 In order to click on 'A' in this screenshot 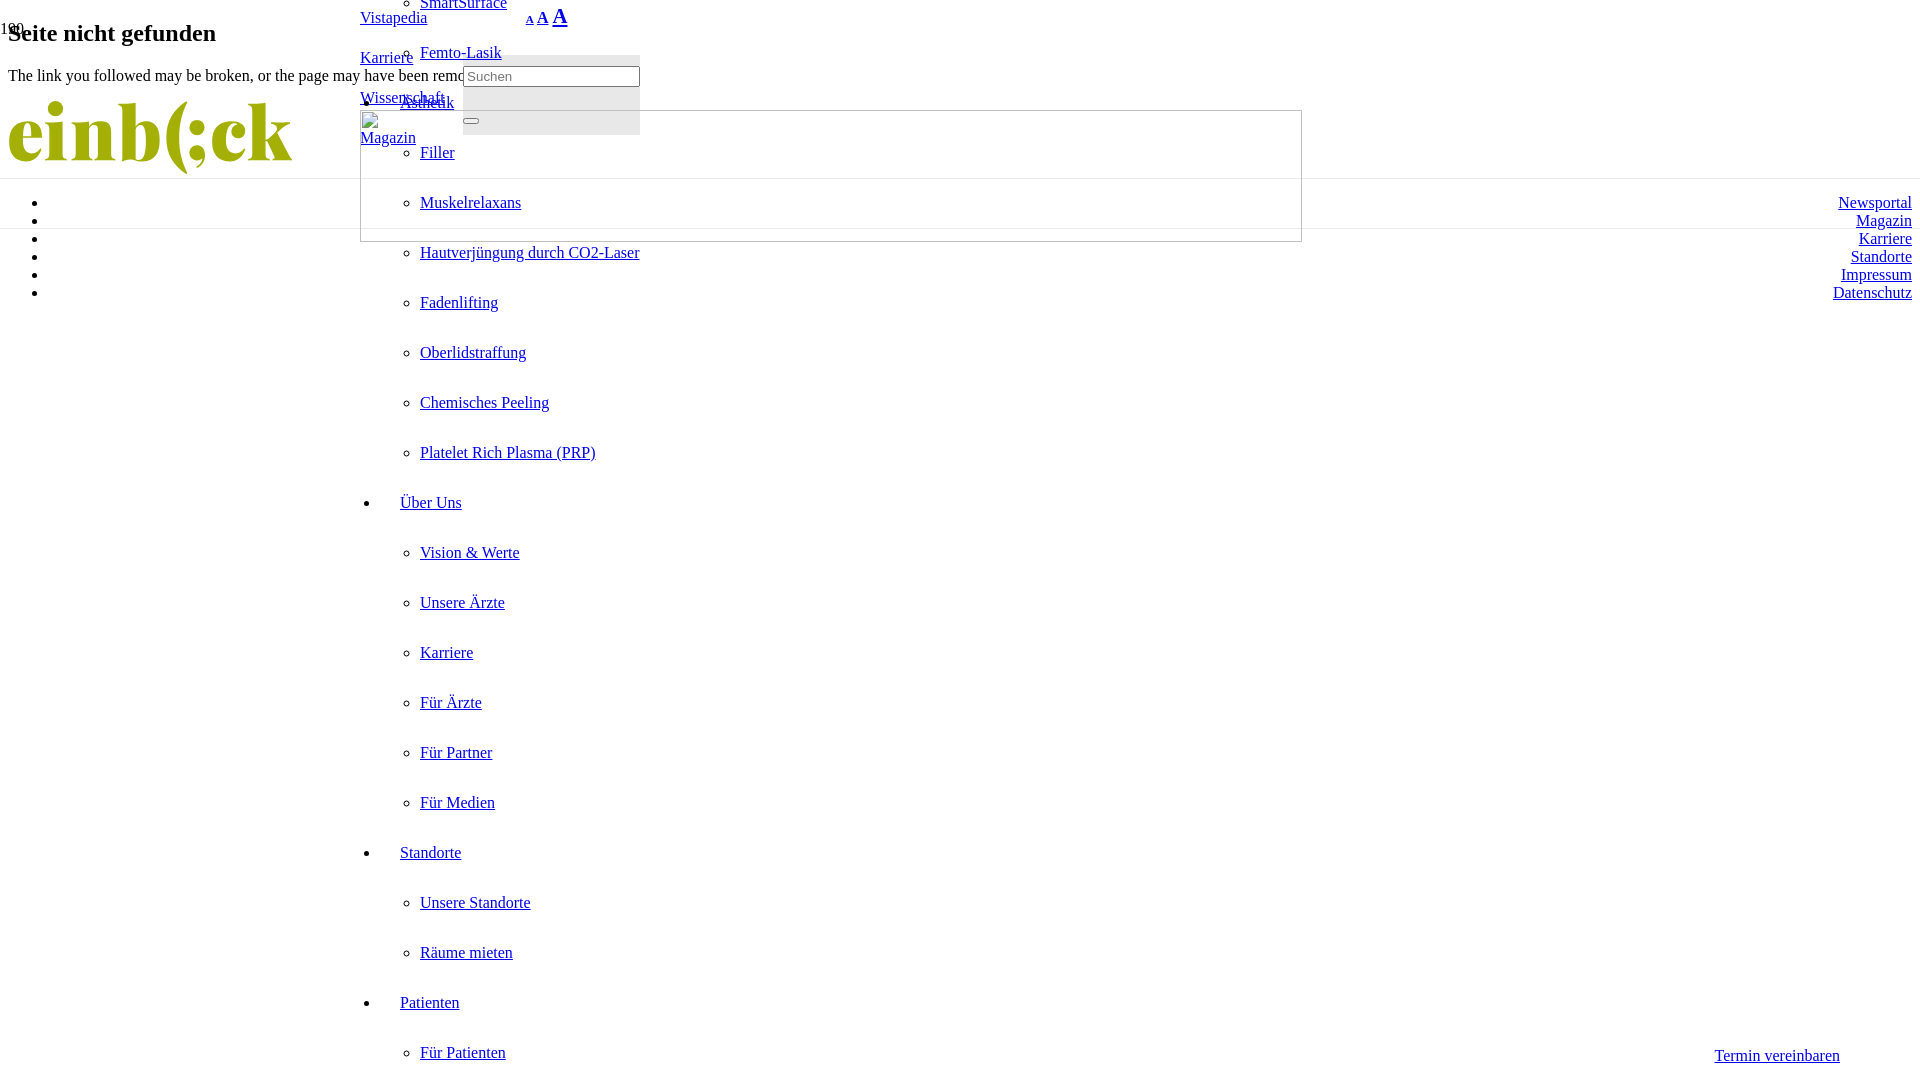, I will do `click(559, 15)`.